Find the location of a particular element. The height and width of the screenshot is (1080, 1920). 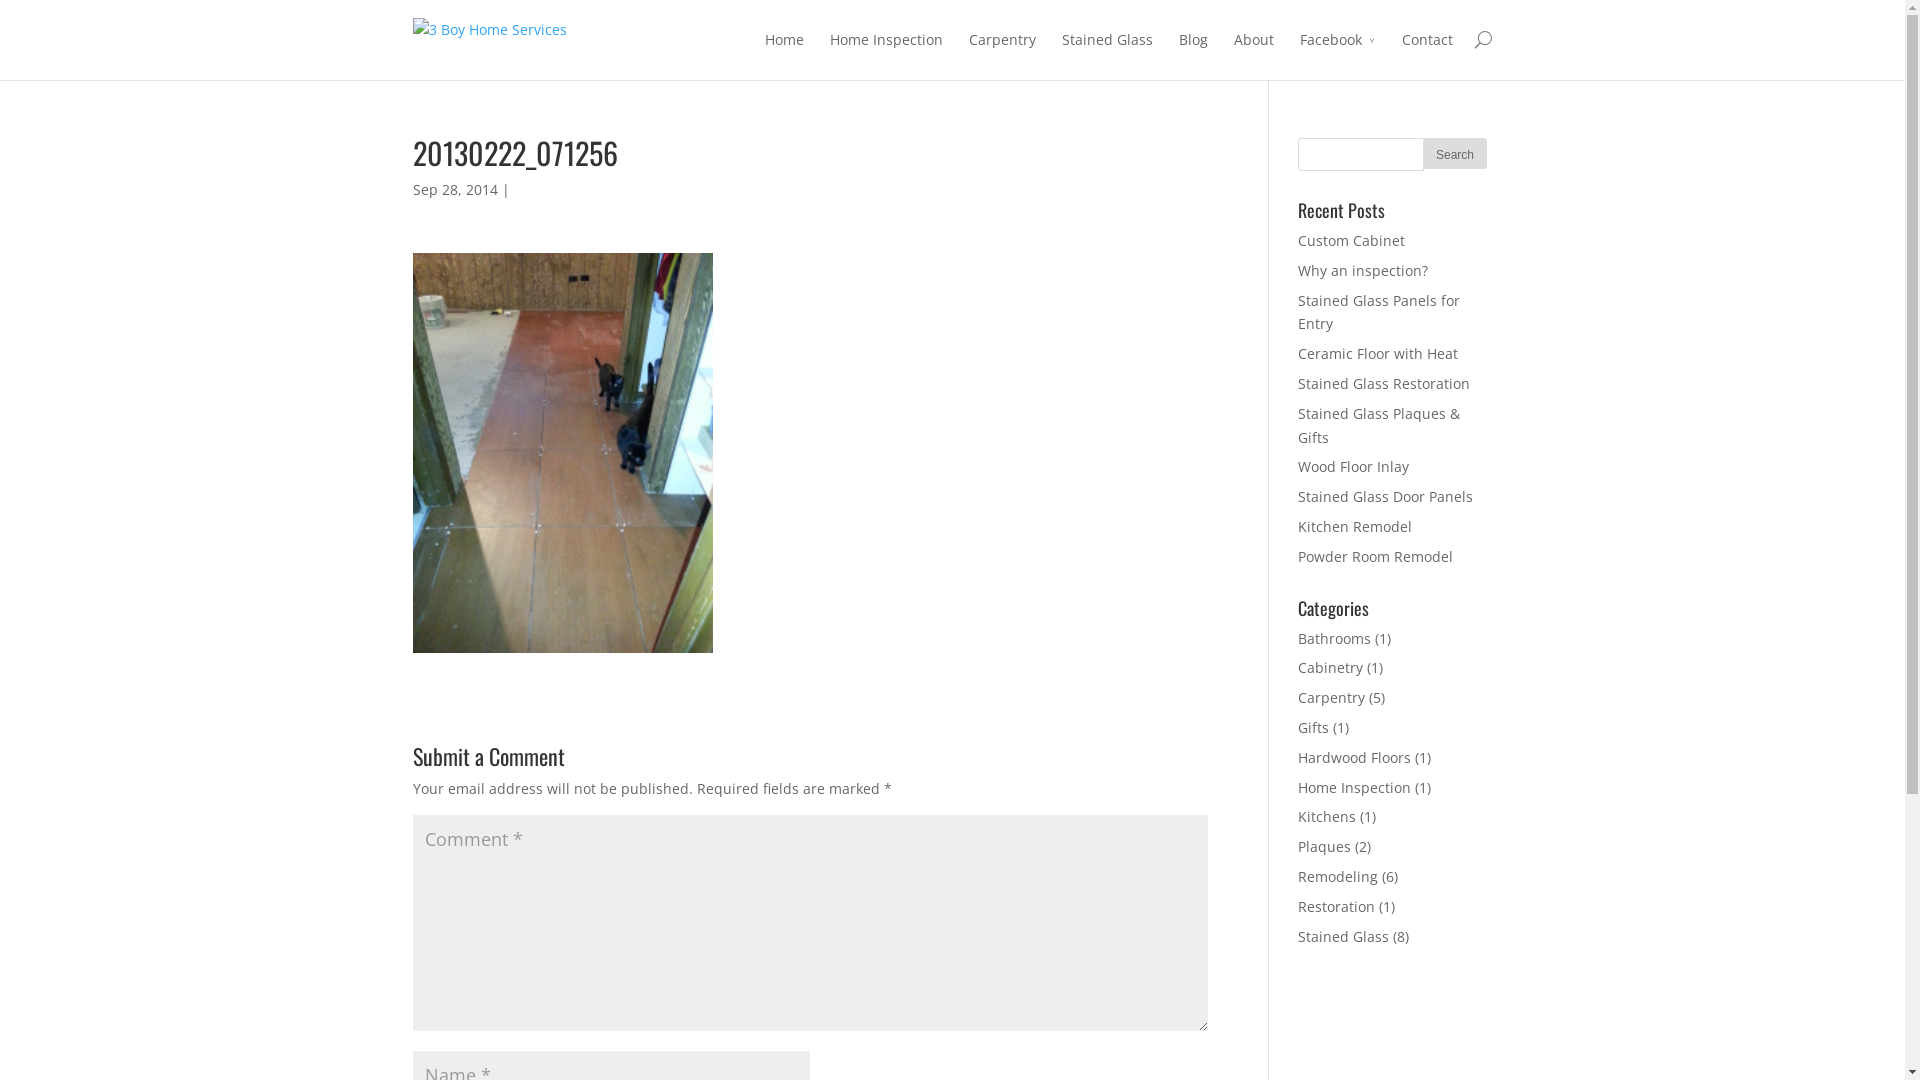

'Home Inspection' is located at coordinates (1354, 786).